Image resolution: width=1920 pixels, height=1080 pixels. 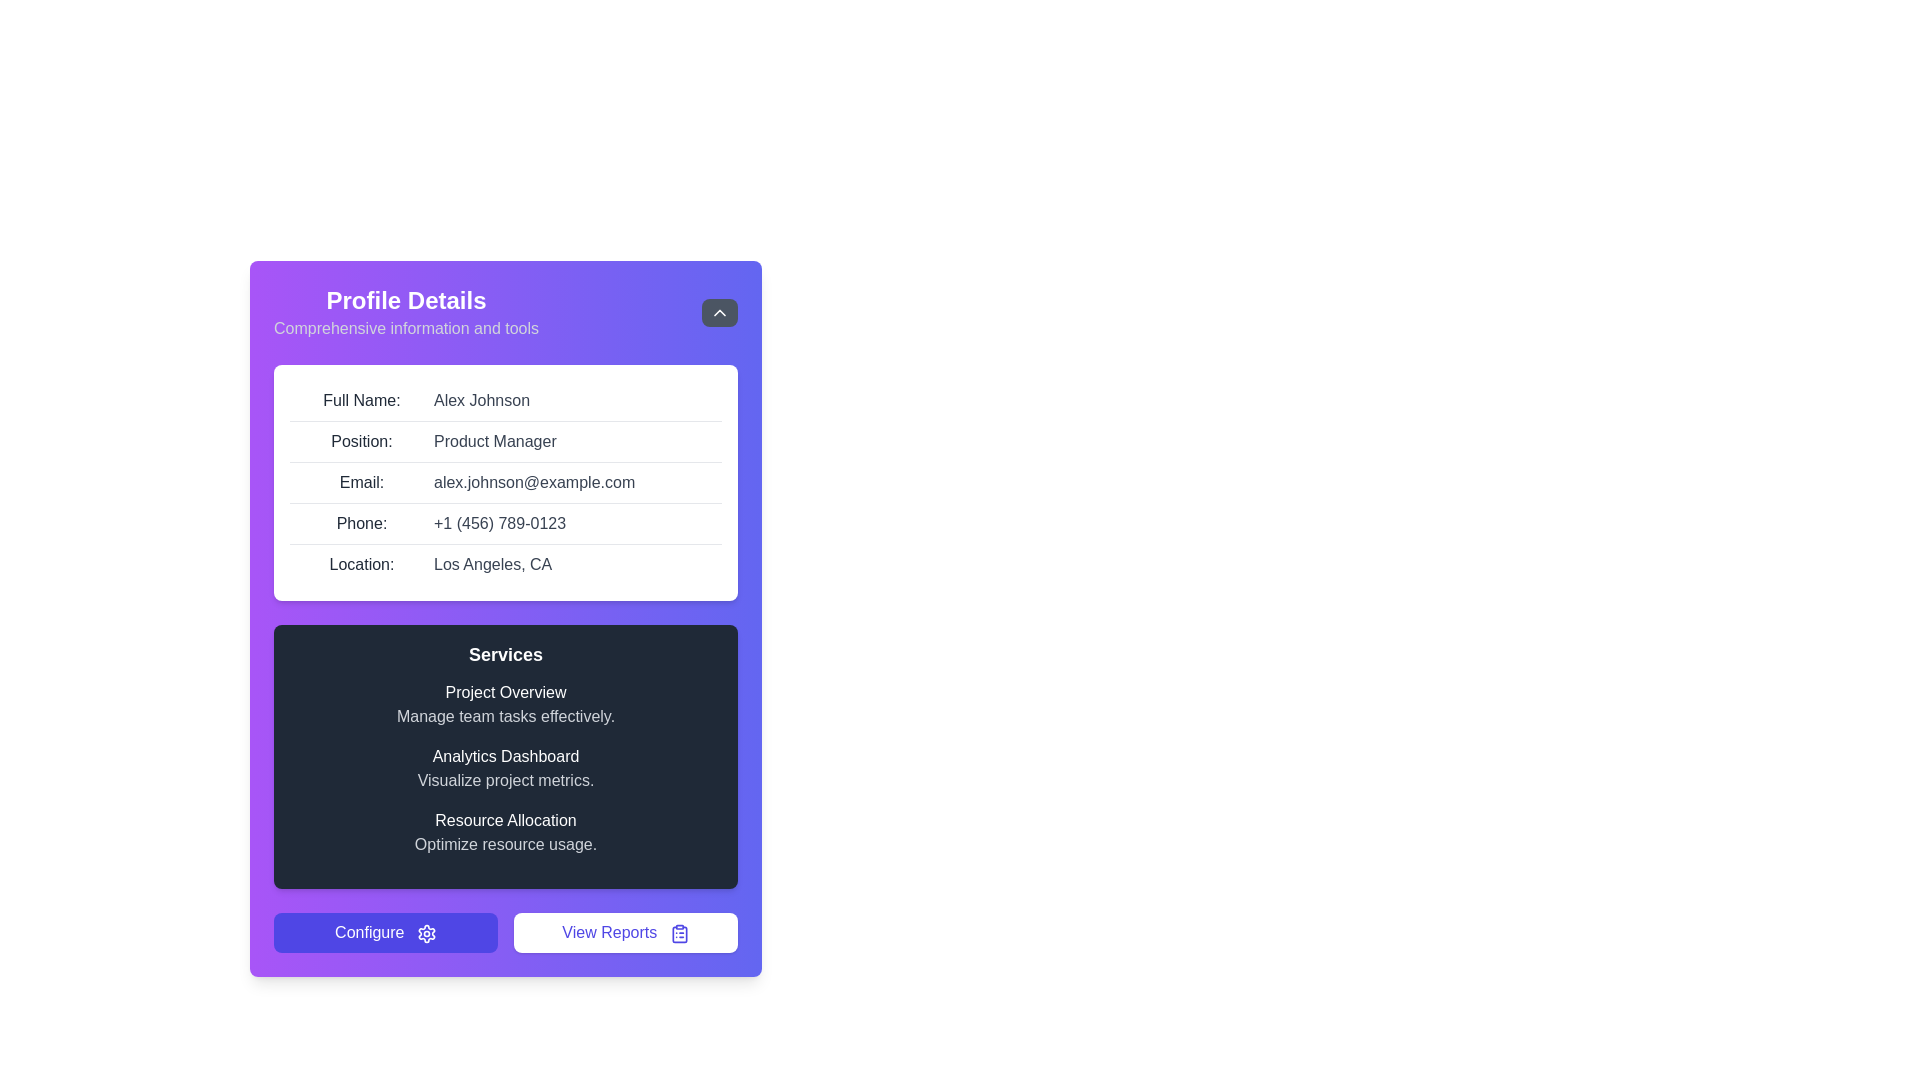 I want to click on the text block displaying 'Visualize project metrics.' located below the title 'Analytics Dashboard' in the 'Services' panel, so click(x=505, y=779).